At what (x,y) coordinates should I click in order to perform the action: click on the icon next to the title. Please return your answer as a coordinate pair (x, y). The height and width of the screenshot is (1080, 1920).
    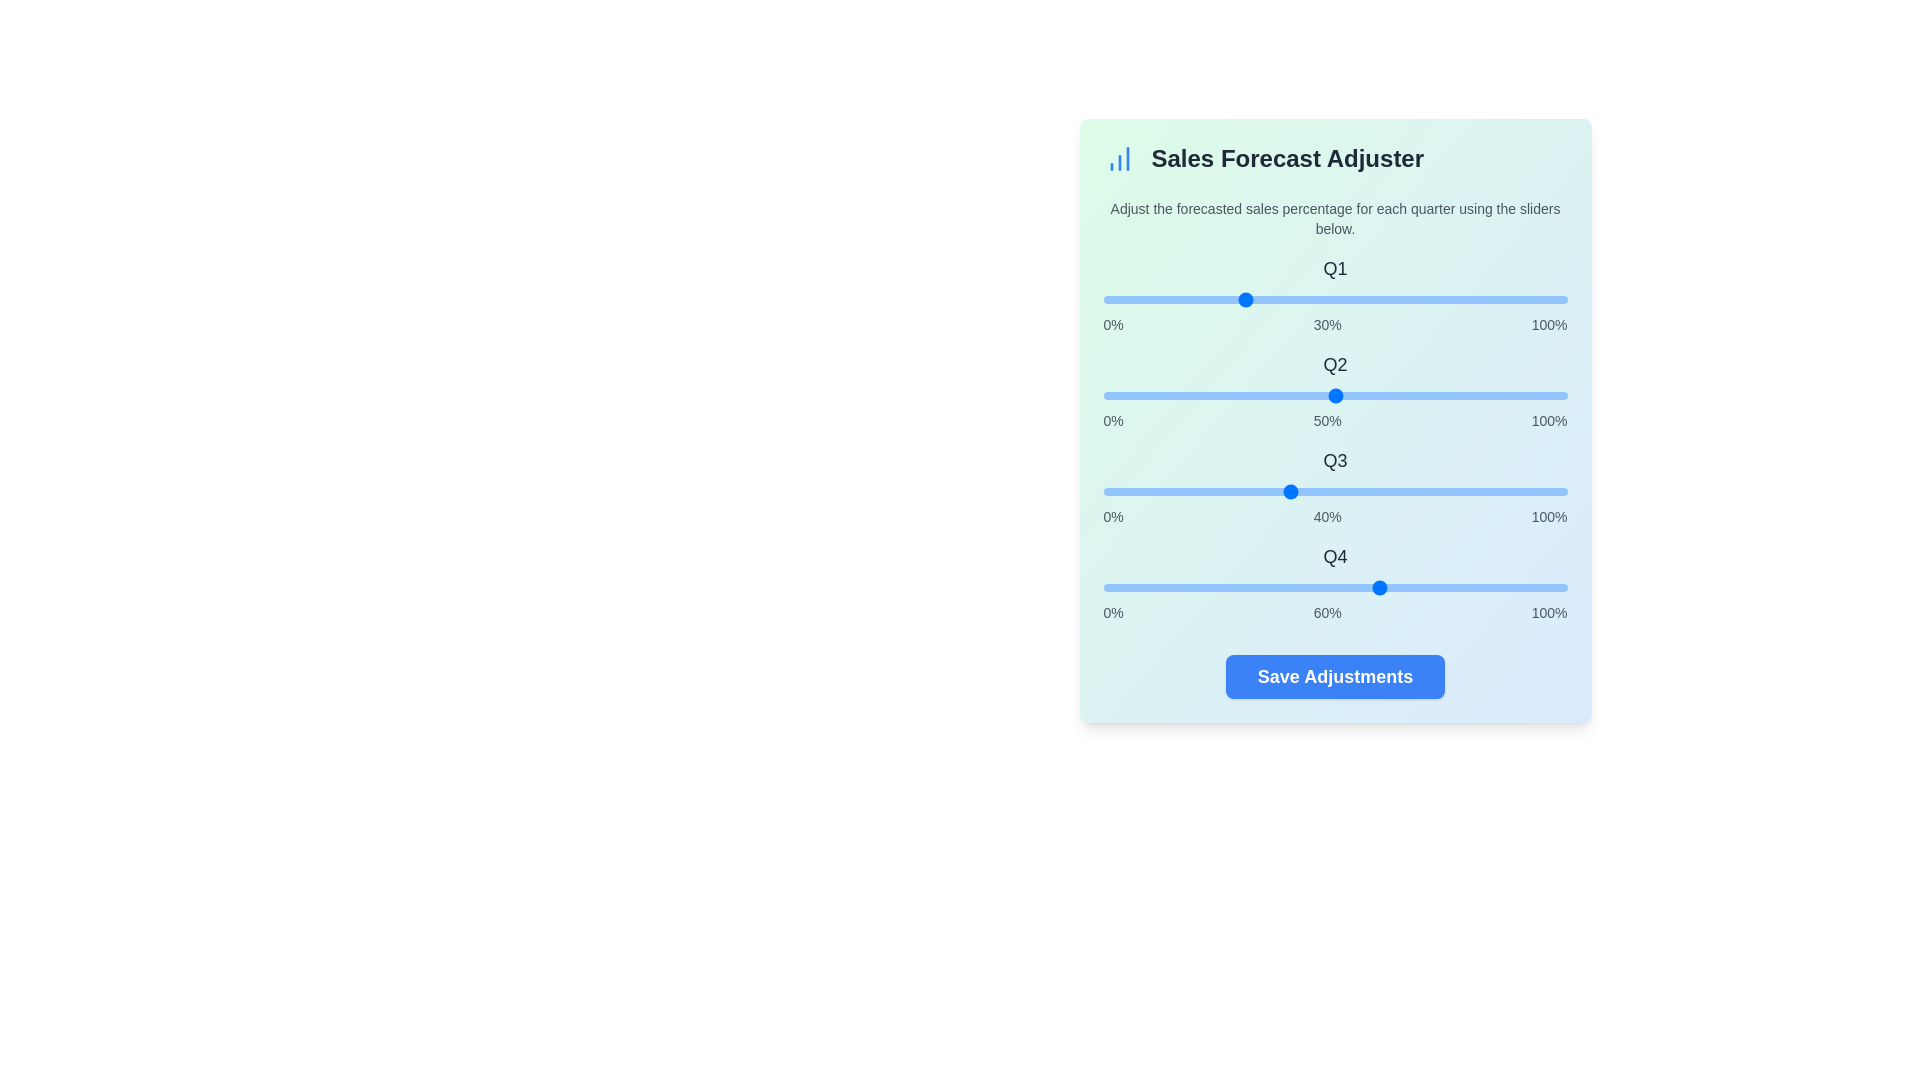
    Looking at the image, I should click on (1118, 157).